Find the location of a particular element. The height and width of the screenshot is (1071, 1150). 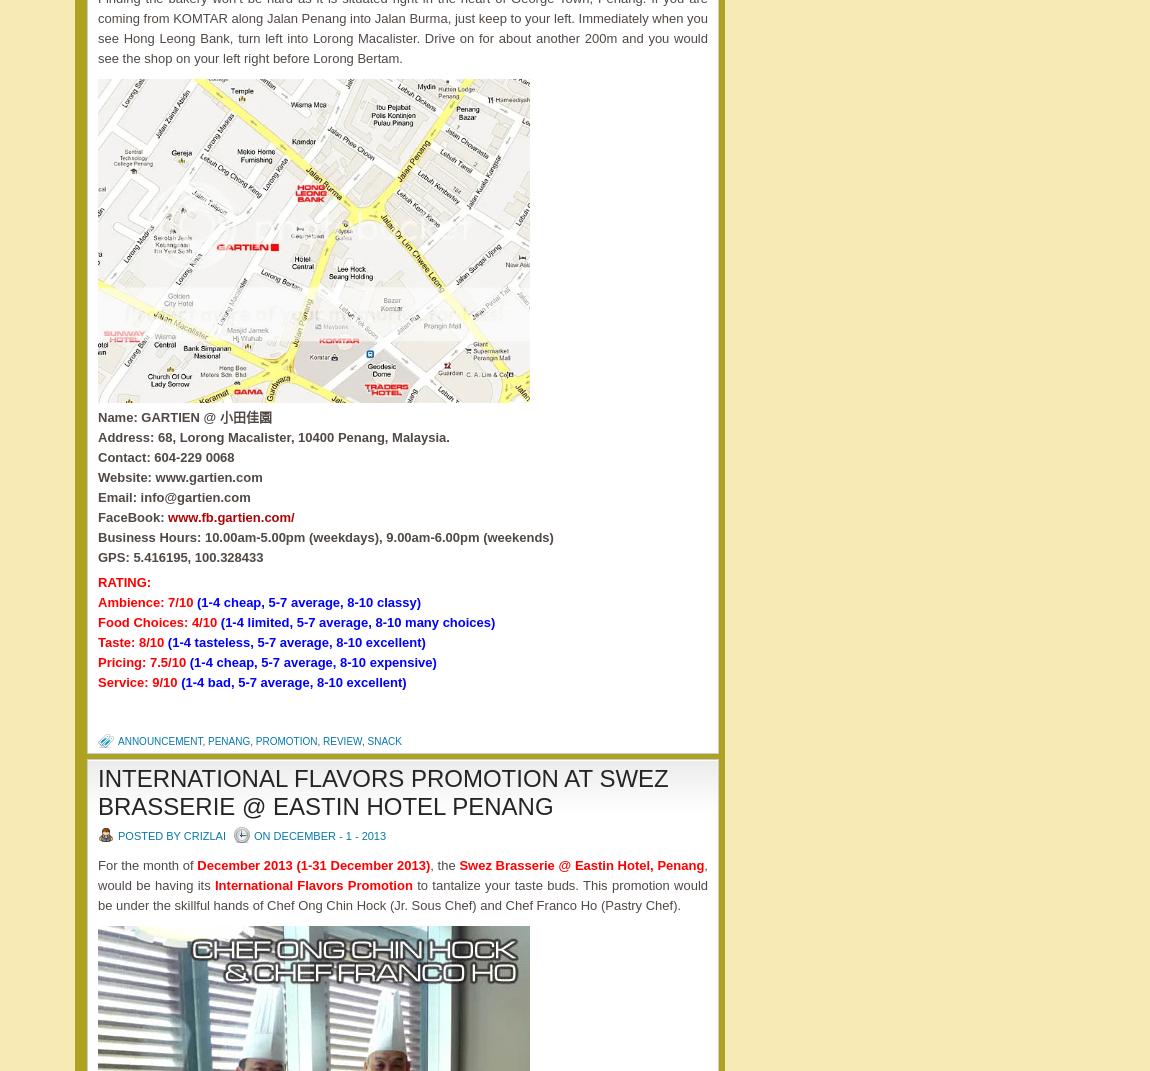

'December 2013 (1-31 December 2013)' is located at coordinates (195, 865).